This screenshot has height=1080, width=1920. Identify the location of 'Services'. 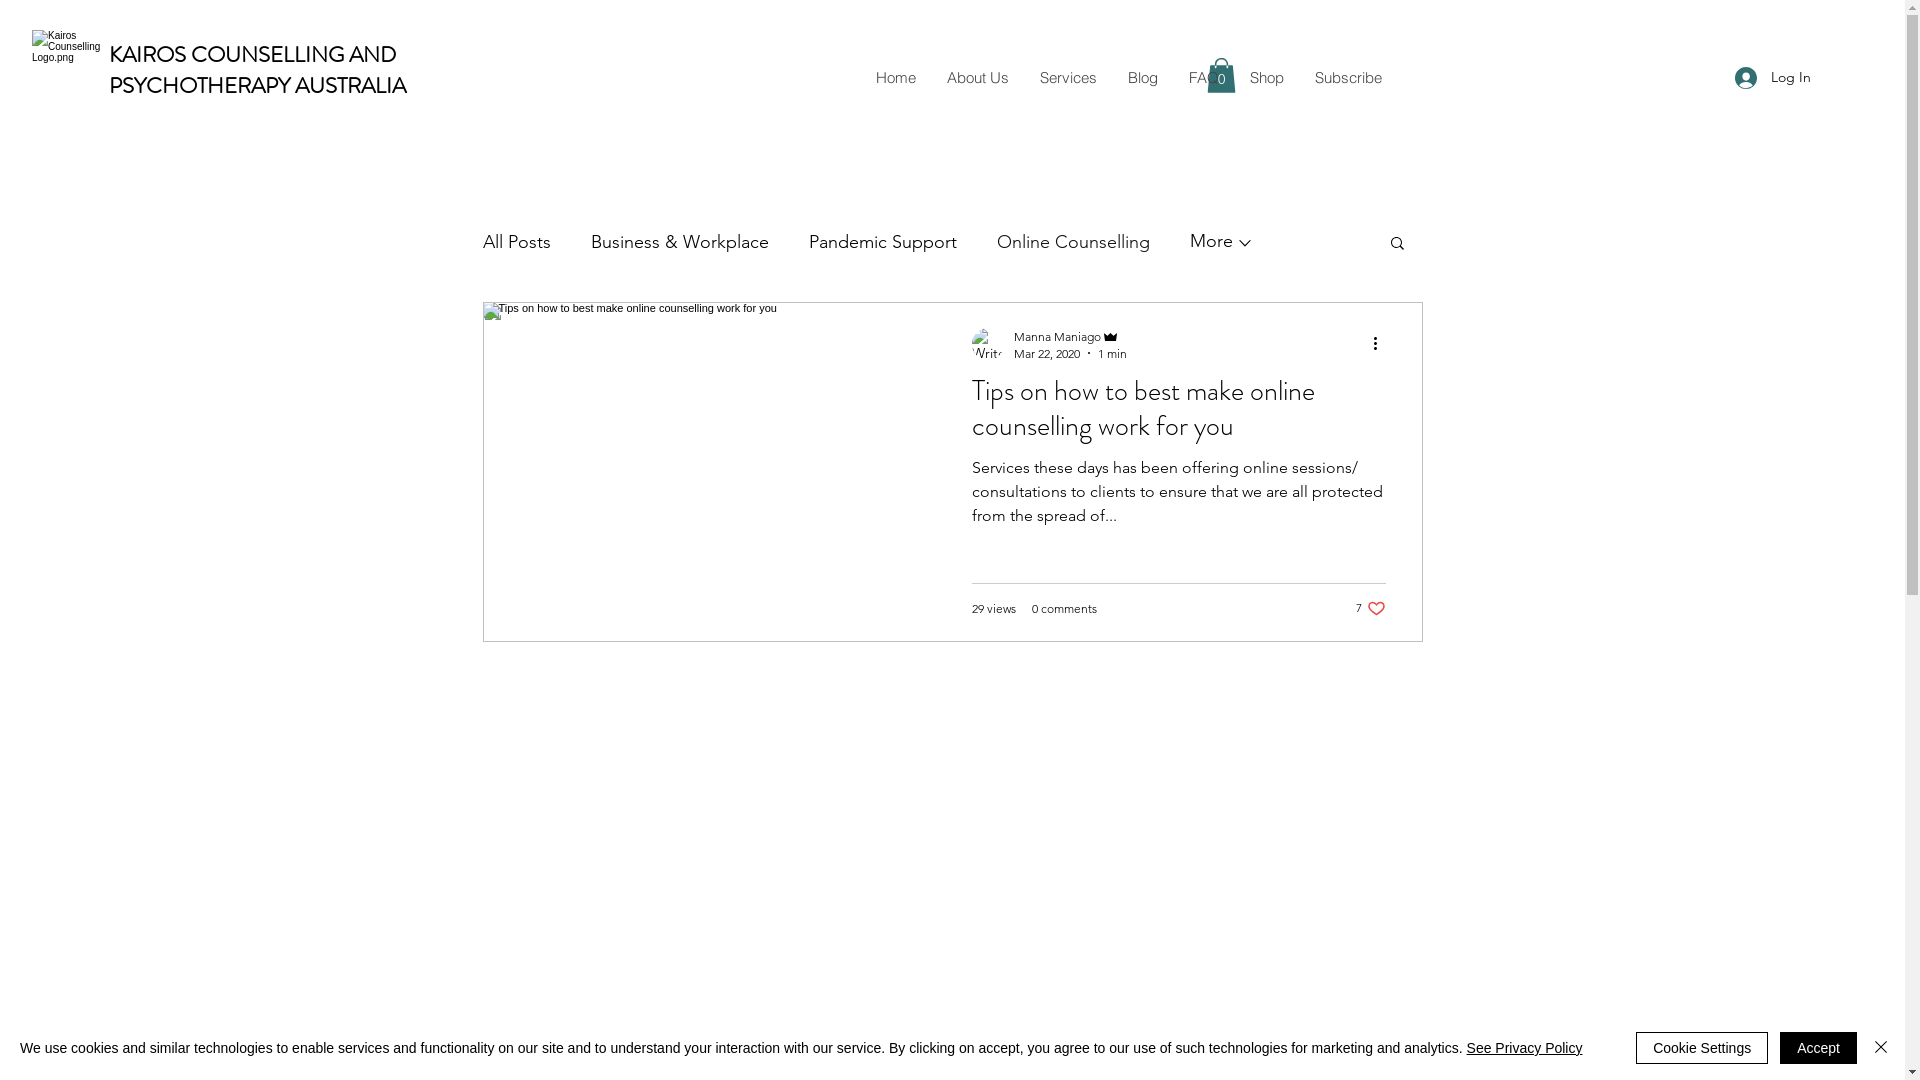
(1067, 76).